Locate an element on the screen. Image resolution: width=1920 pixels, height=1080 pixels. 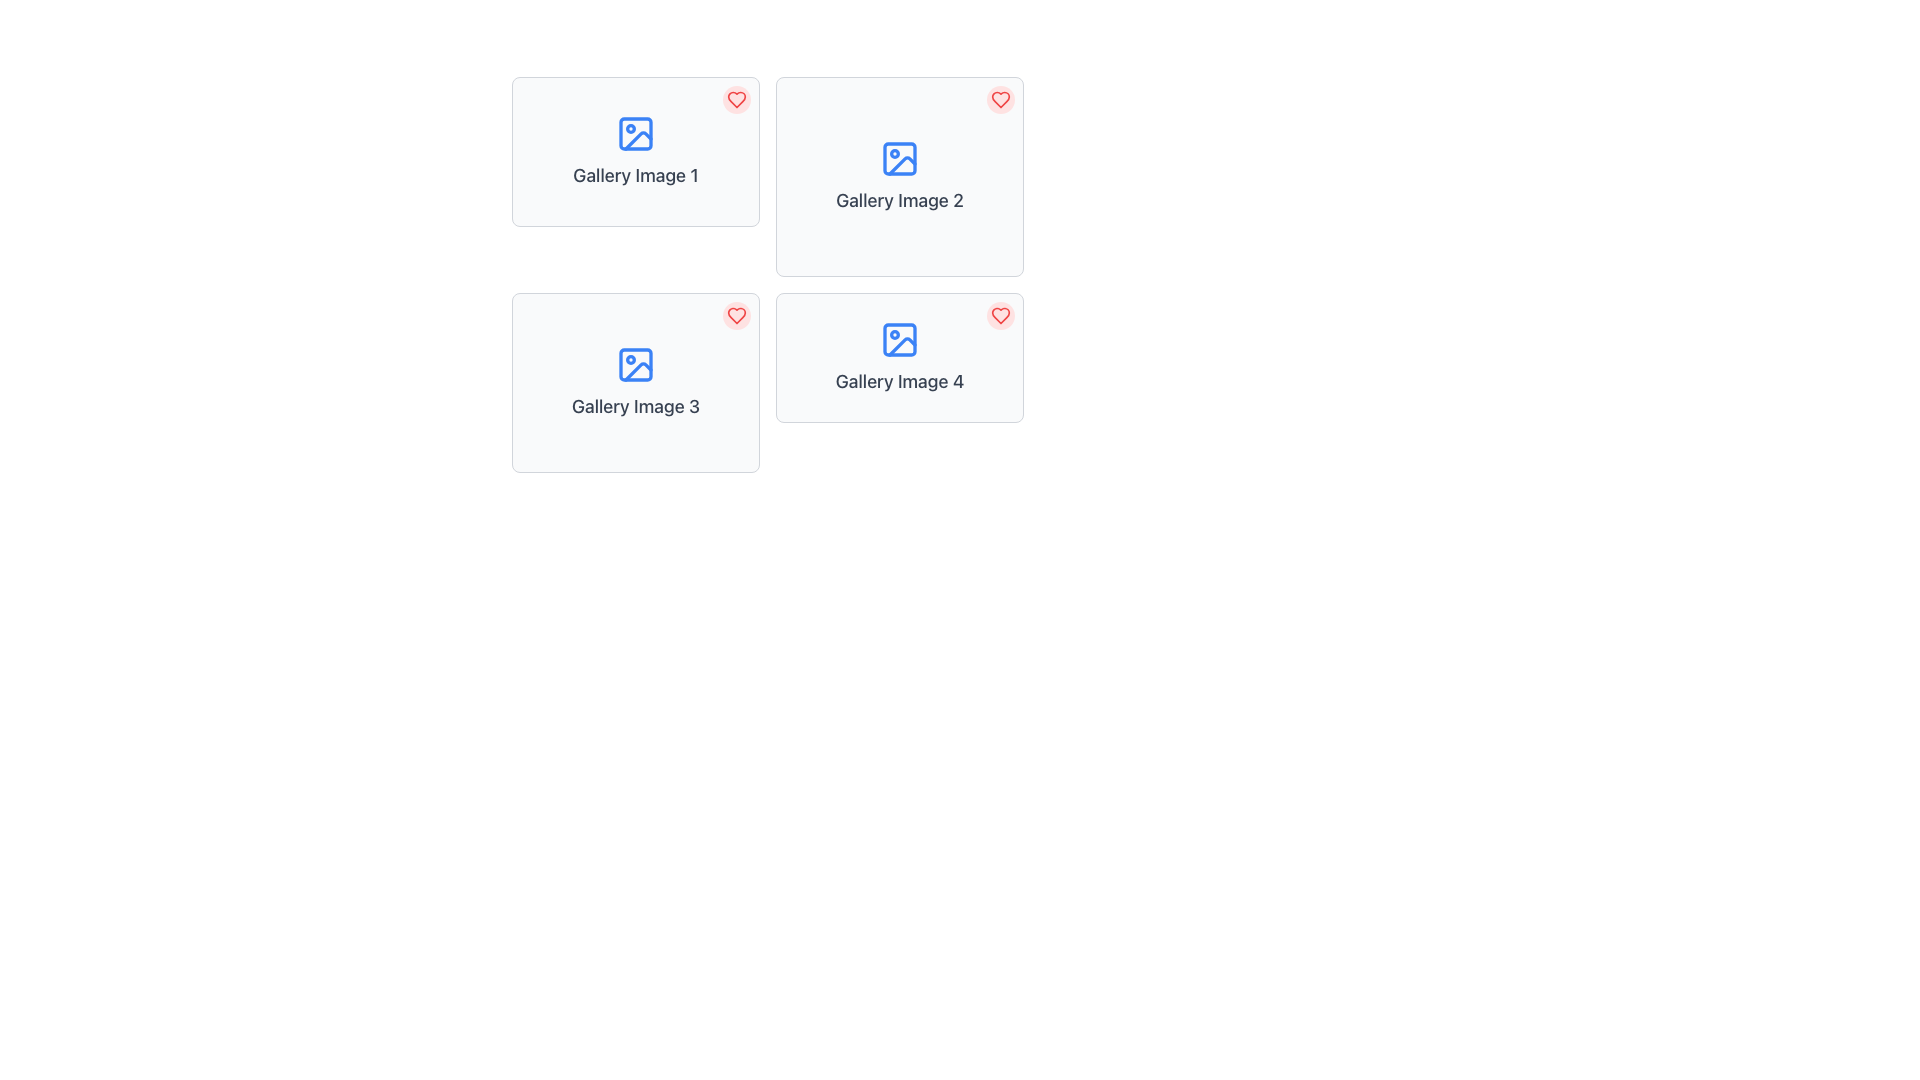
the heart icon located in the top-right corner of the 'Gallery Image 1' card is located at coordinates (736, 100).